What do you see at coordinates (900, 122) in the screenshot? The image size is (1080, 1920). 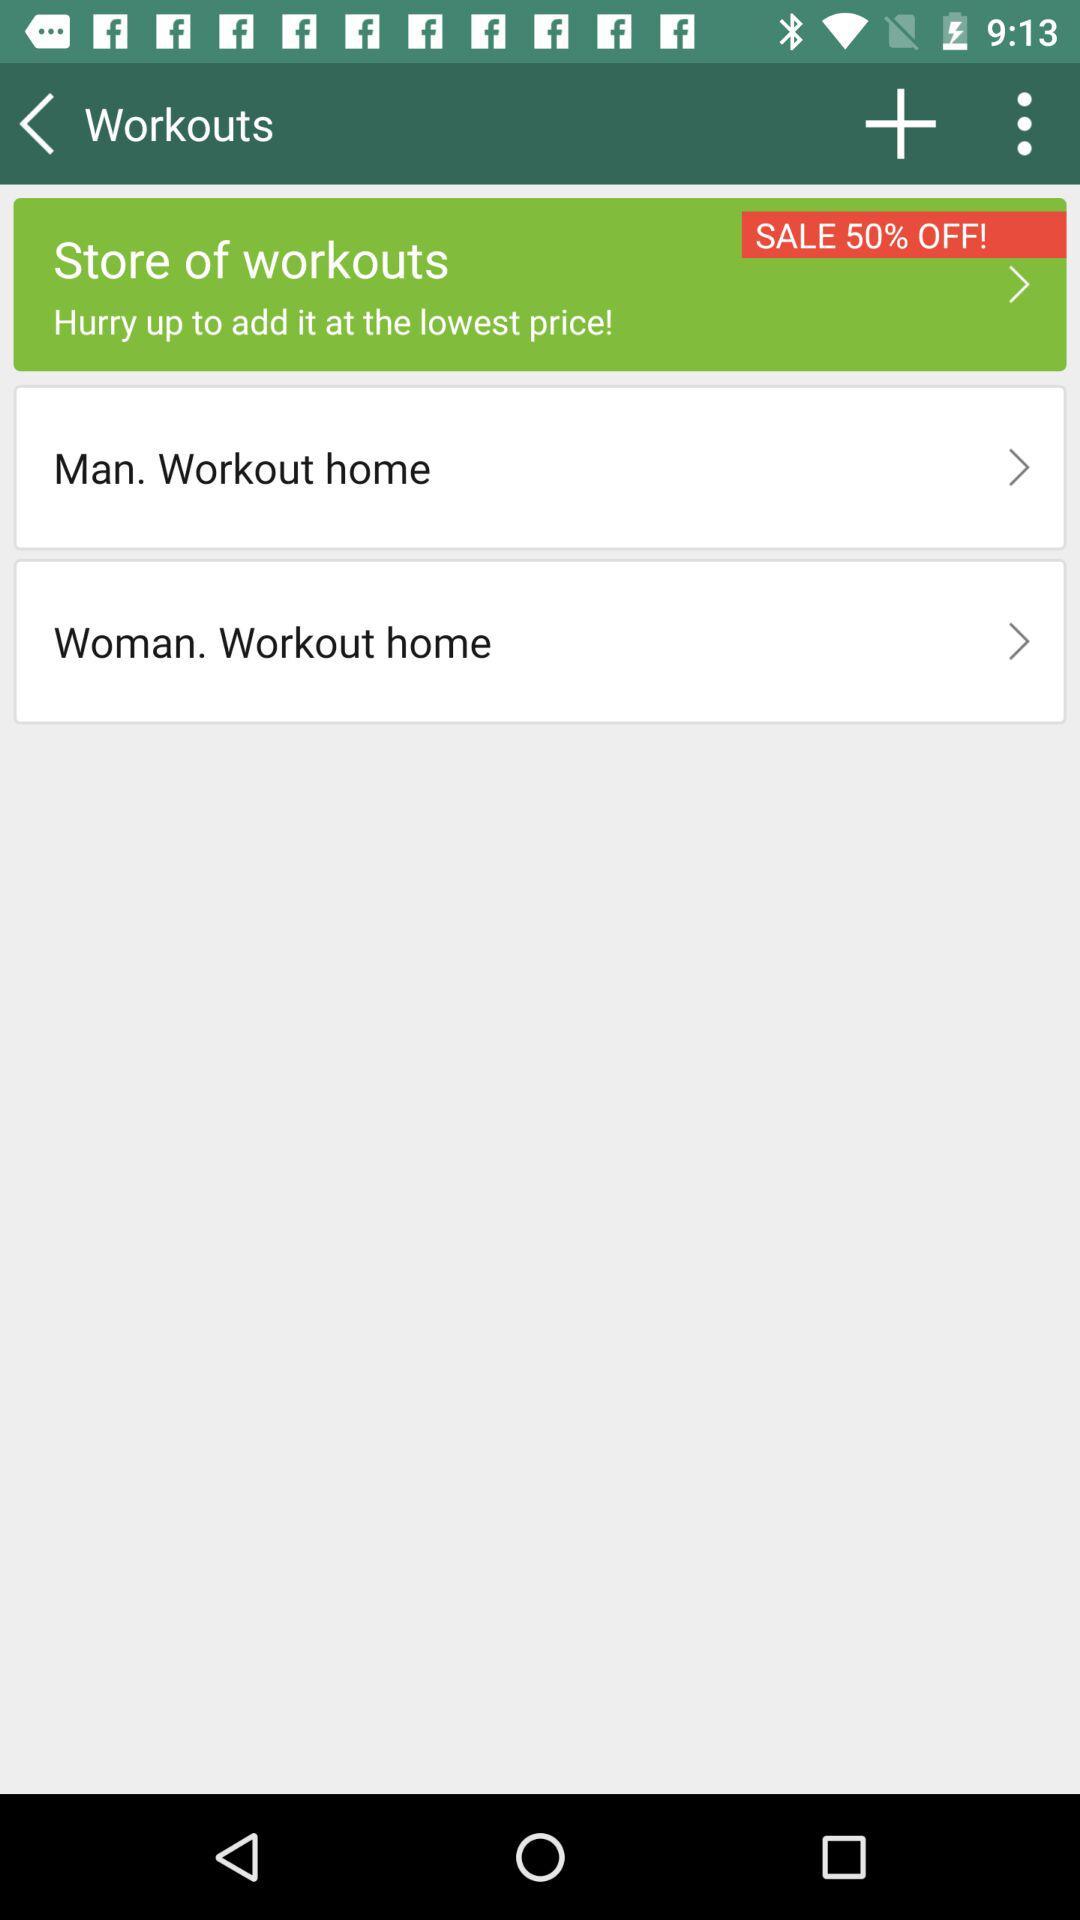 I see `item to the right of the workouts app` at bounding box center [900, 122].